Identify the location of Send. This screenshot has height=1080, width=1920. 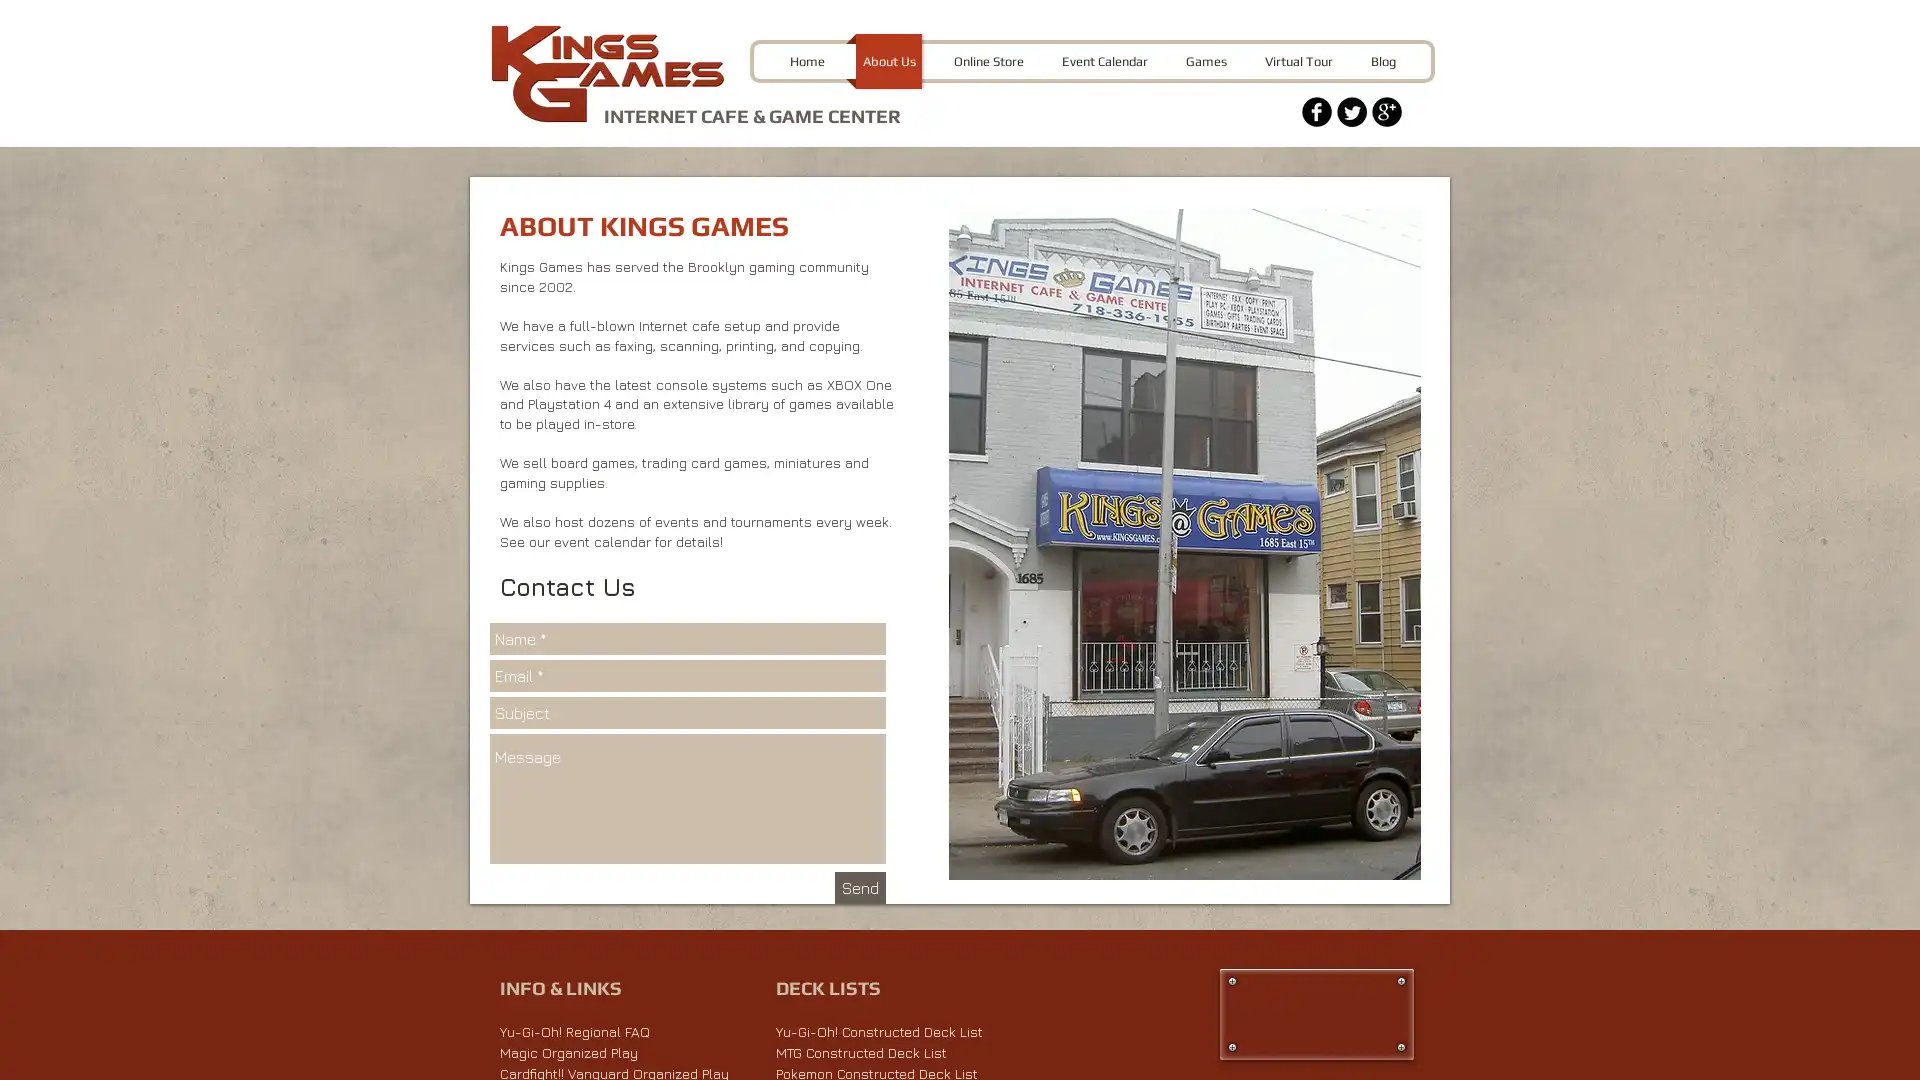
(860, 886).